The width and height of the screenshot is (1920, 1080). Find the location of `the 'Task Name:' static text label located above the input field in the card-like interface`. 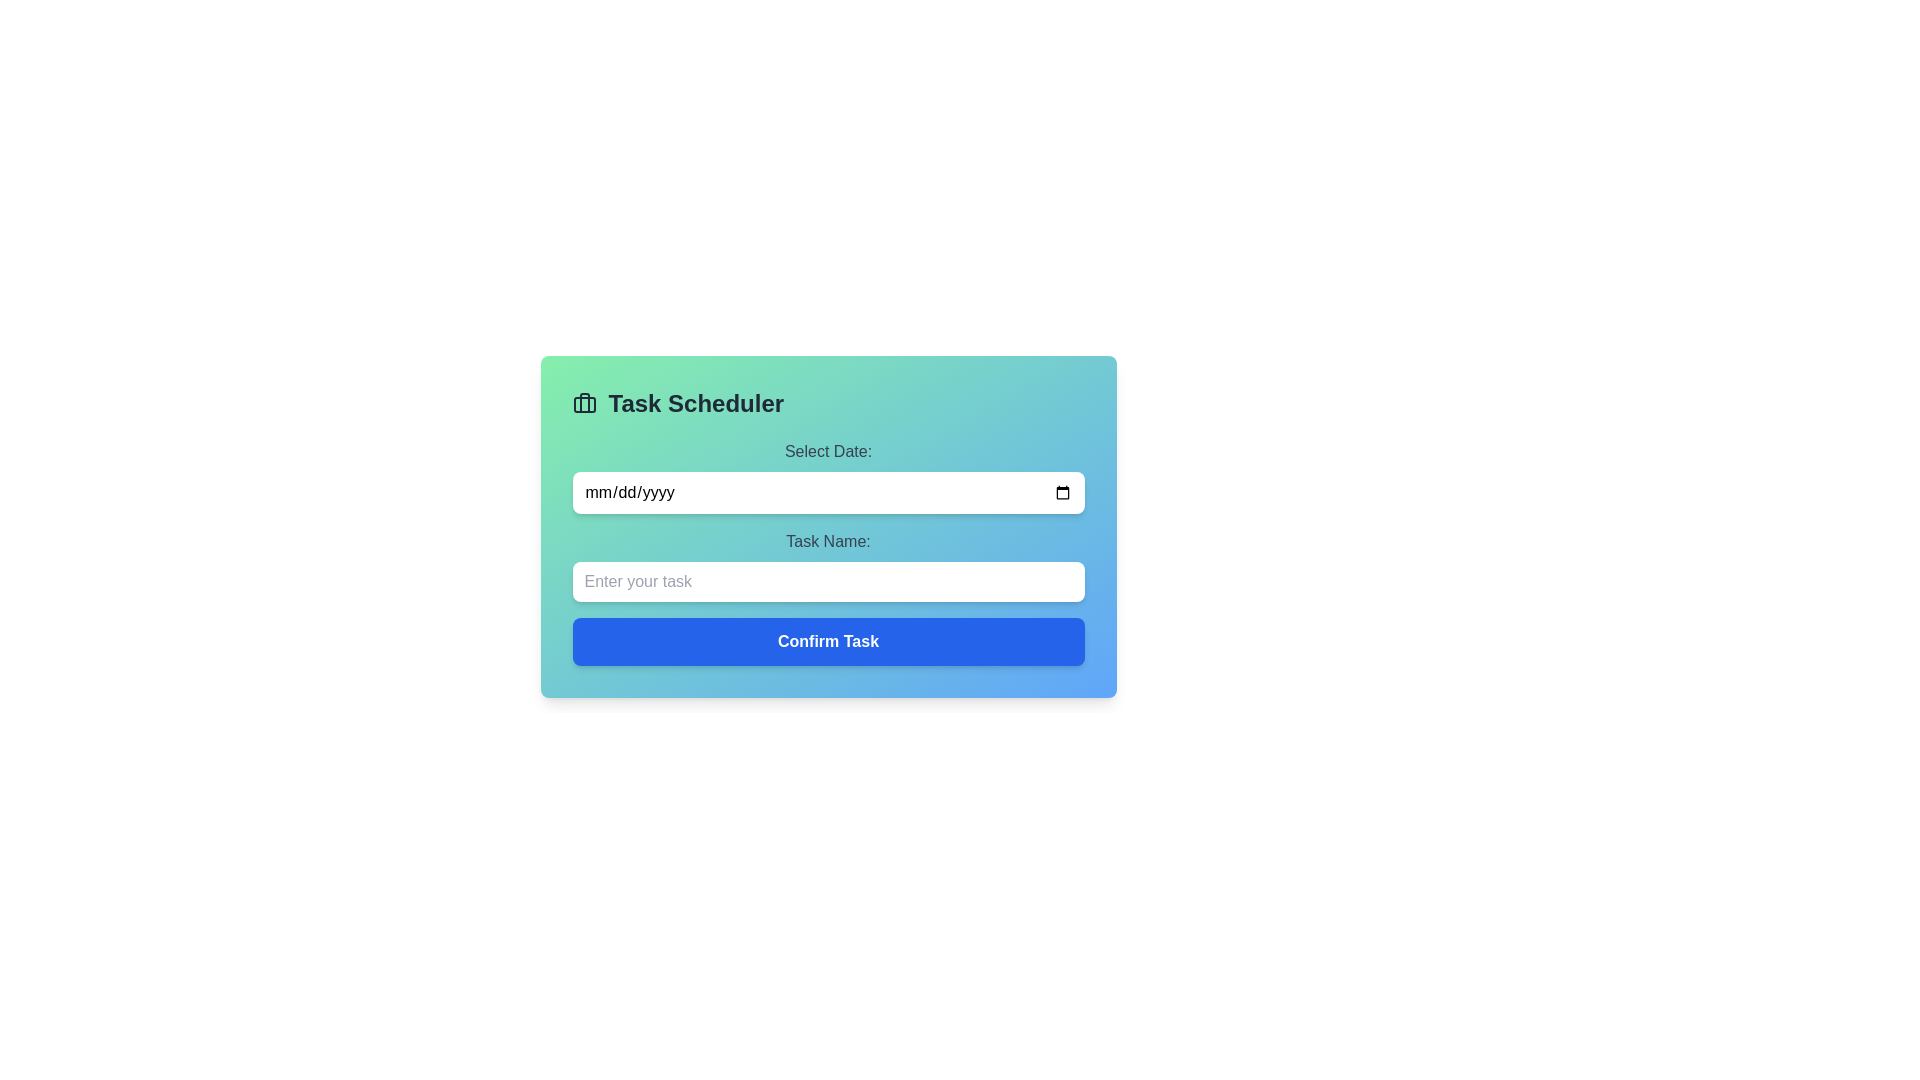

the 'Task Name:' static text label located above the input field in the card-like interface is located at coordinates (828, 542).